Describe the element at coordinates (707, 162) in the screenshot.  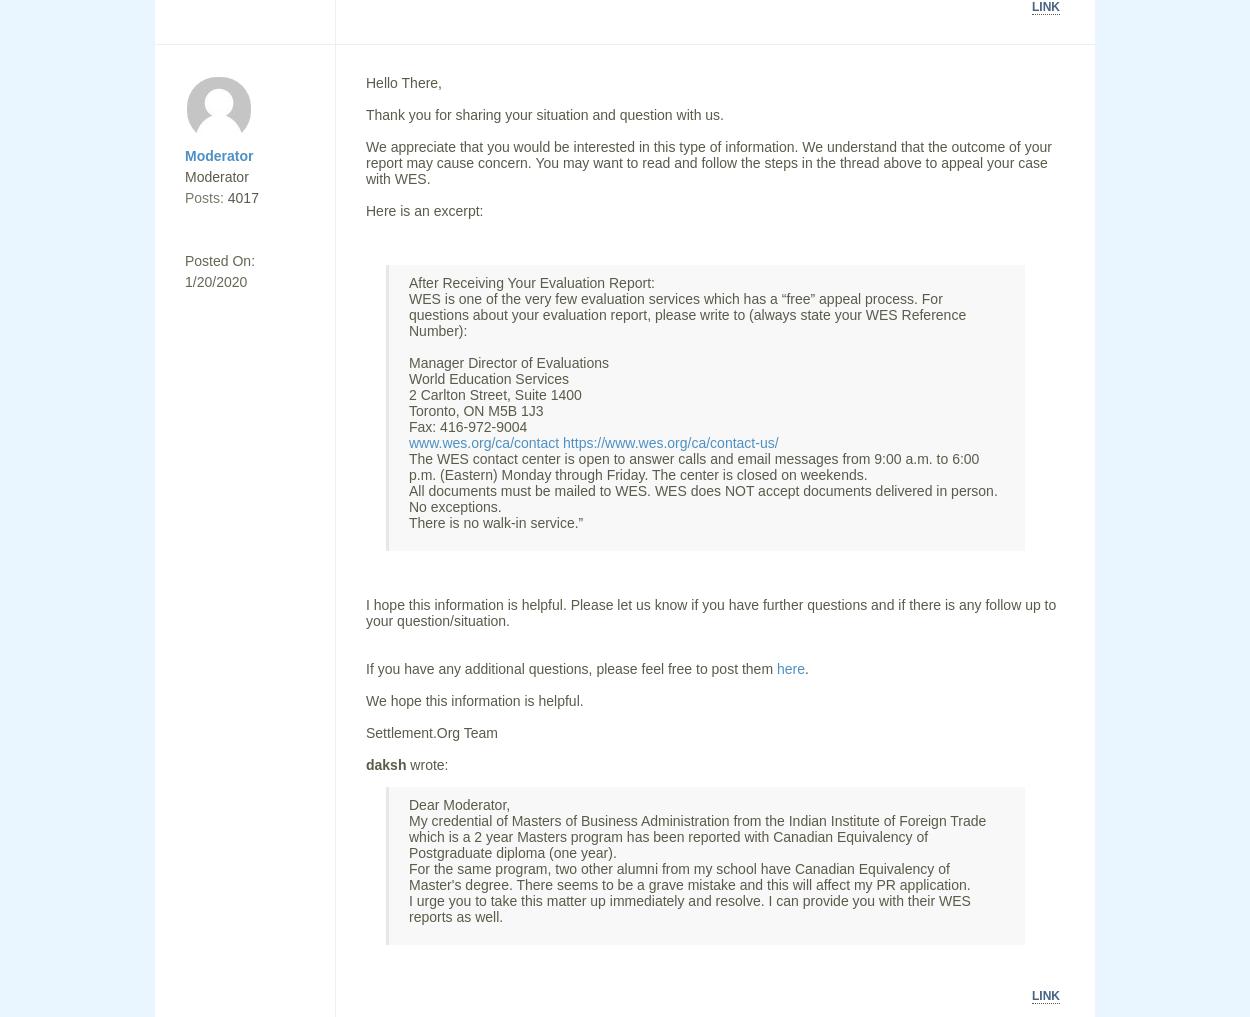
I see `'We appreciate that you would be interested in this type of information. We understand that the outcome of your report may cause concern. You may want to read and follow the steps in the thread above to appeal your case with WES.'` at that location.